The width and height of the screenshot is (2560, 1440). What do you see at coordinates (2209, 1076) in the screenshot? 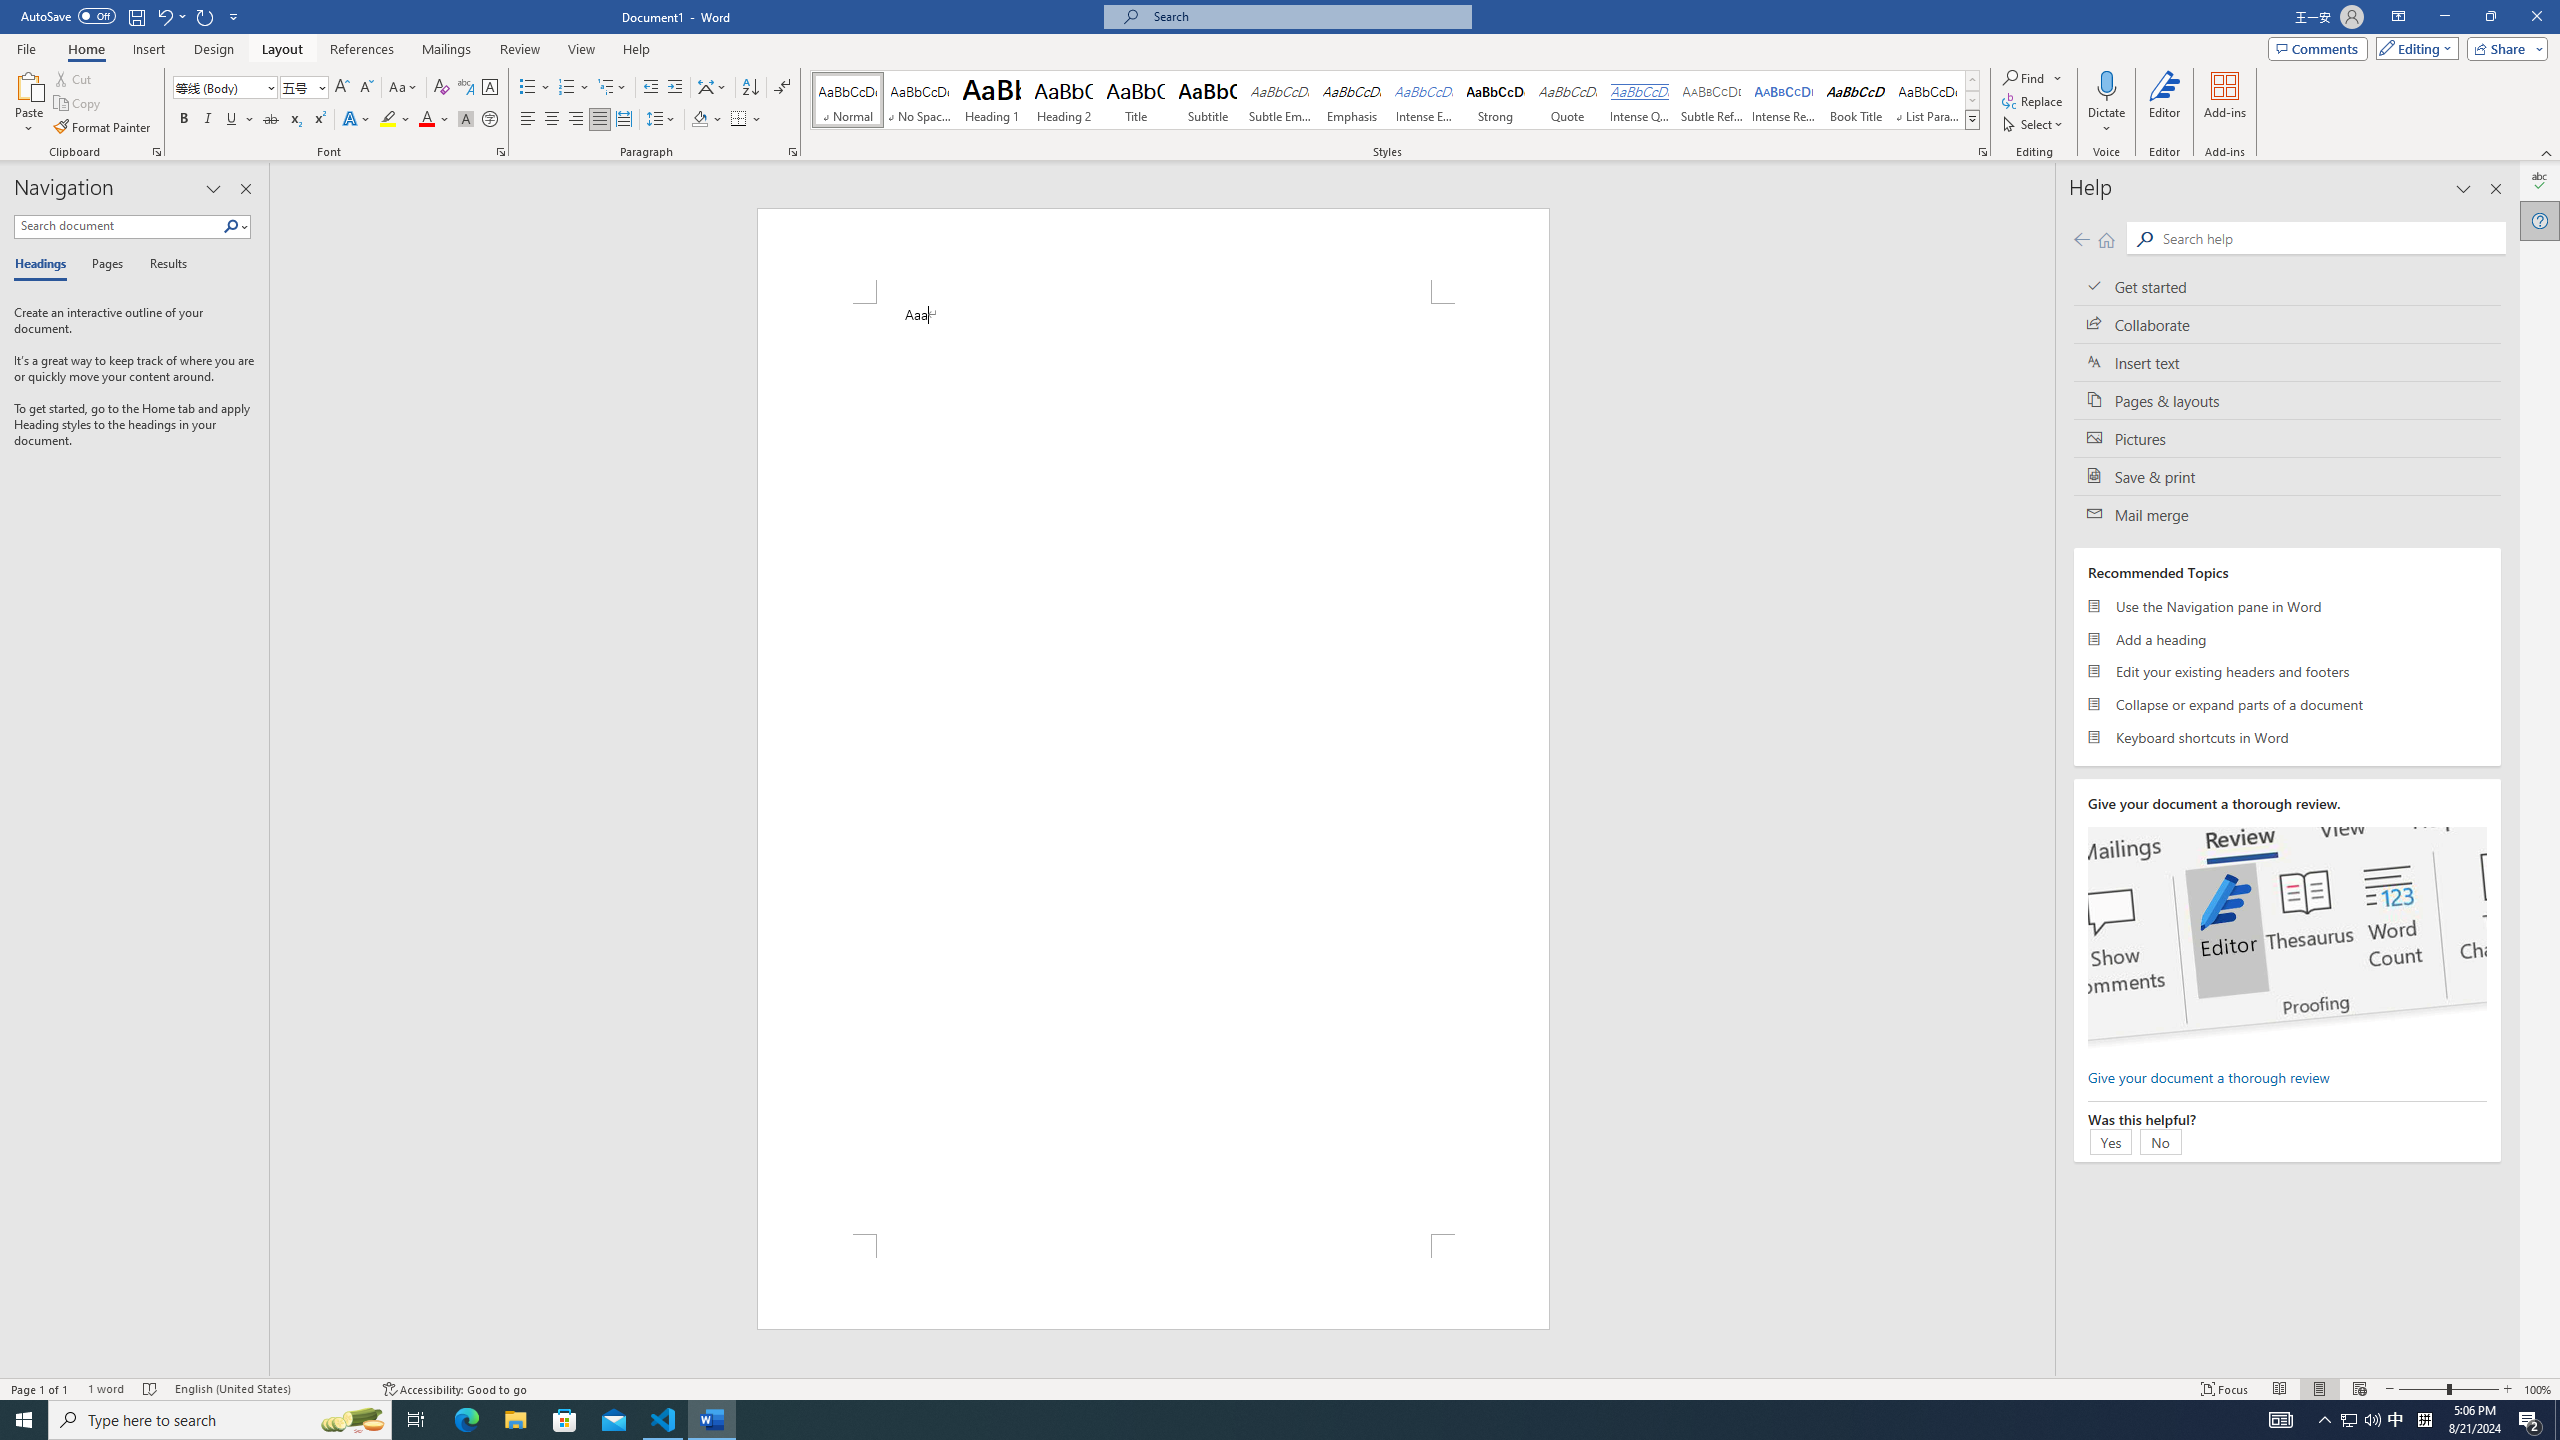
I see `'Give your document a thorough review'` at bounding box center [2209, 1076].